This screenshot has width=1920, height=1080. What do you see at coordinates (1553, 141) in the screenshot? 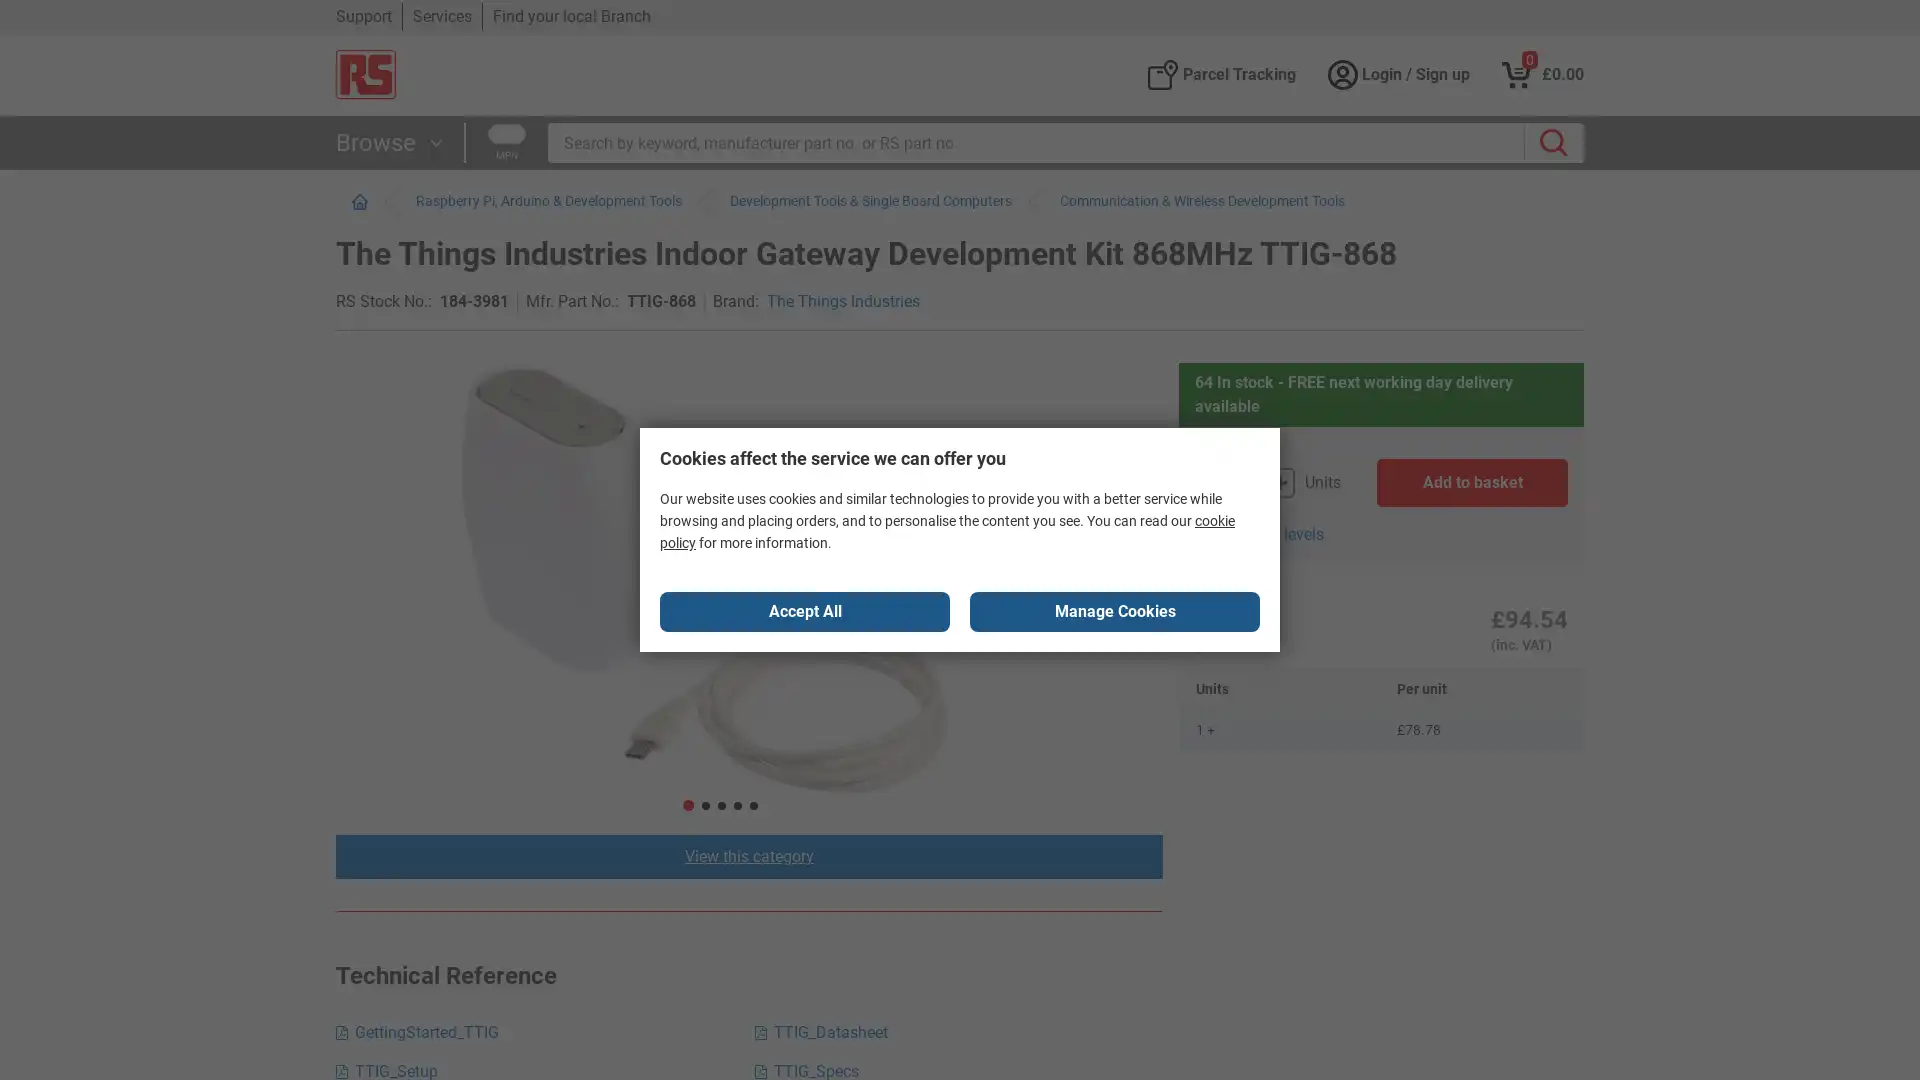
I see `Search button` at bounding box center [1553, 141].